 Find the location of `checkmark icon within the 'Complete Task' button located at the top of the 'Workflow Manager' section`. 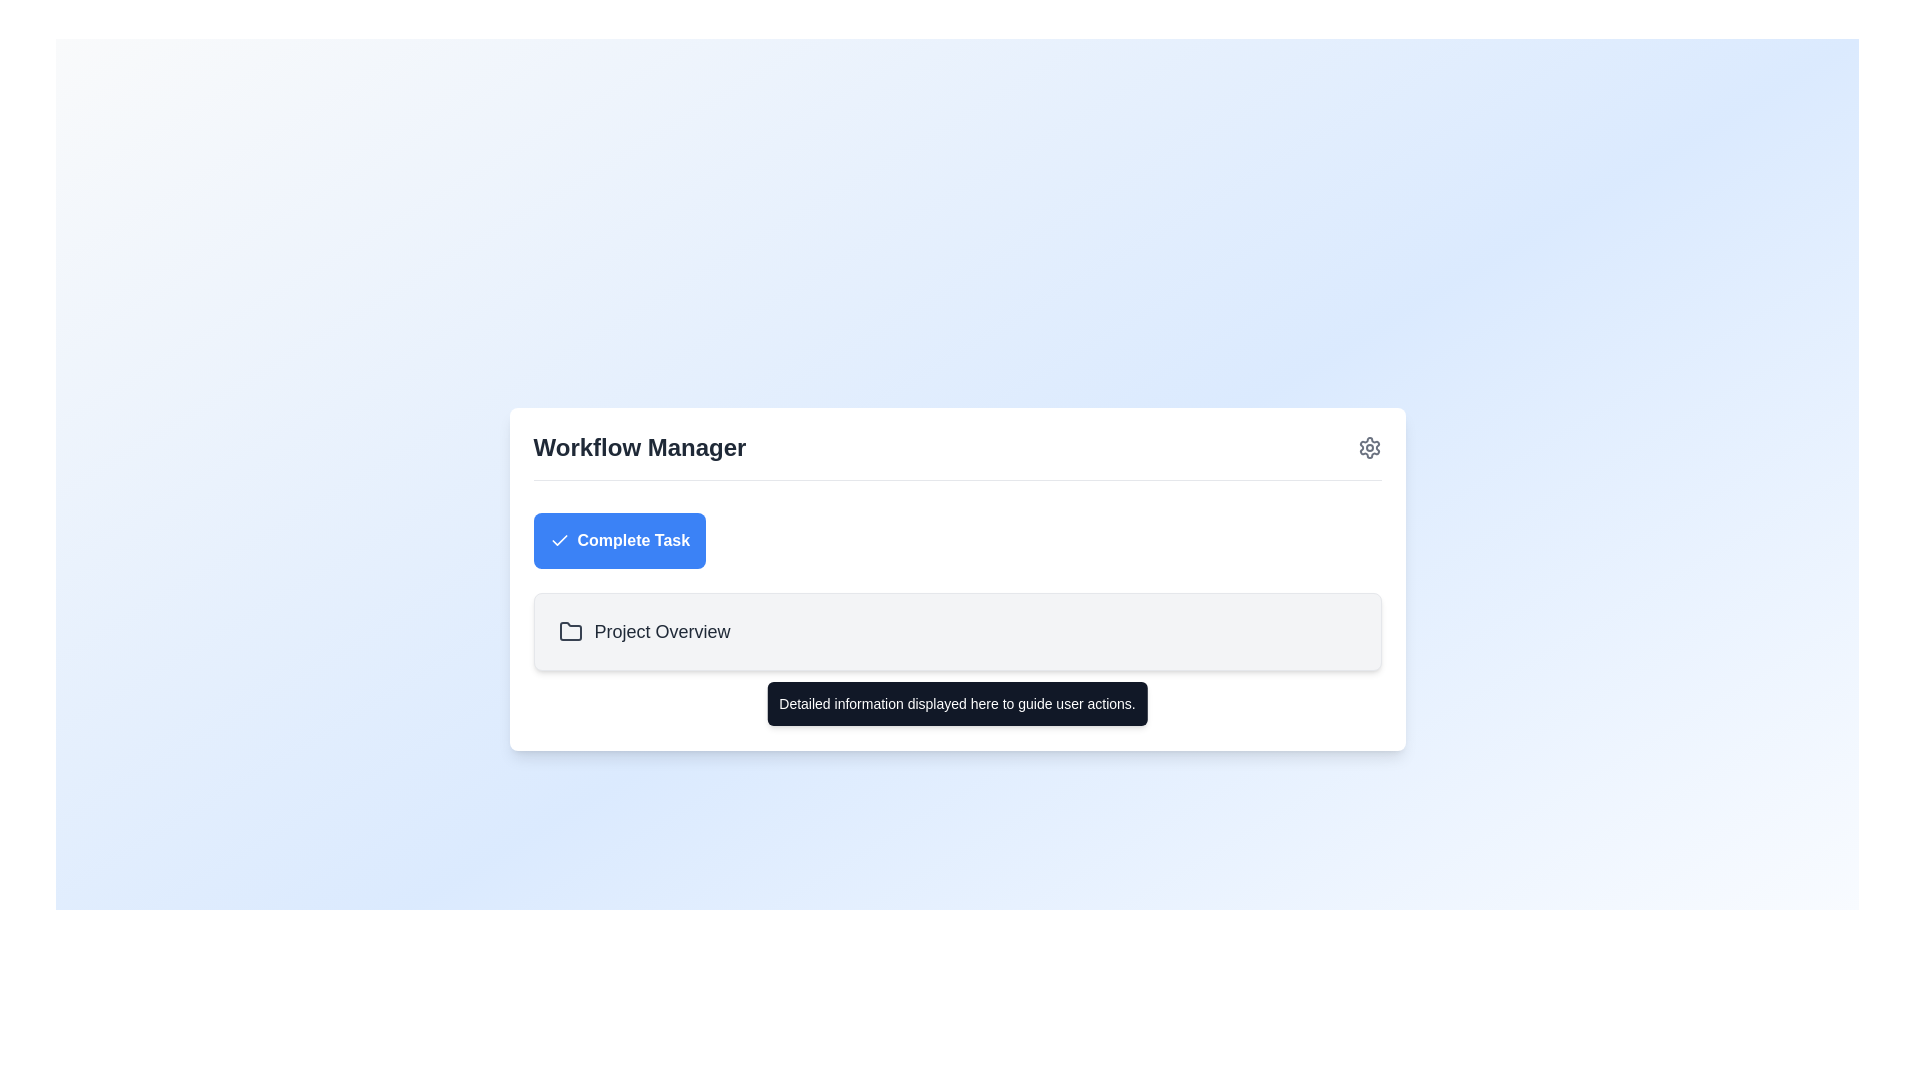

checkmark icon within the 'Complete Task' button located at the top of the 'Workflow Manager' section is located at coordinates (559, 540).